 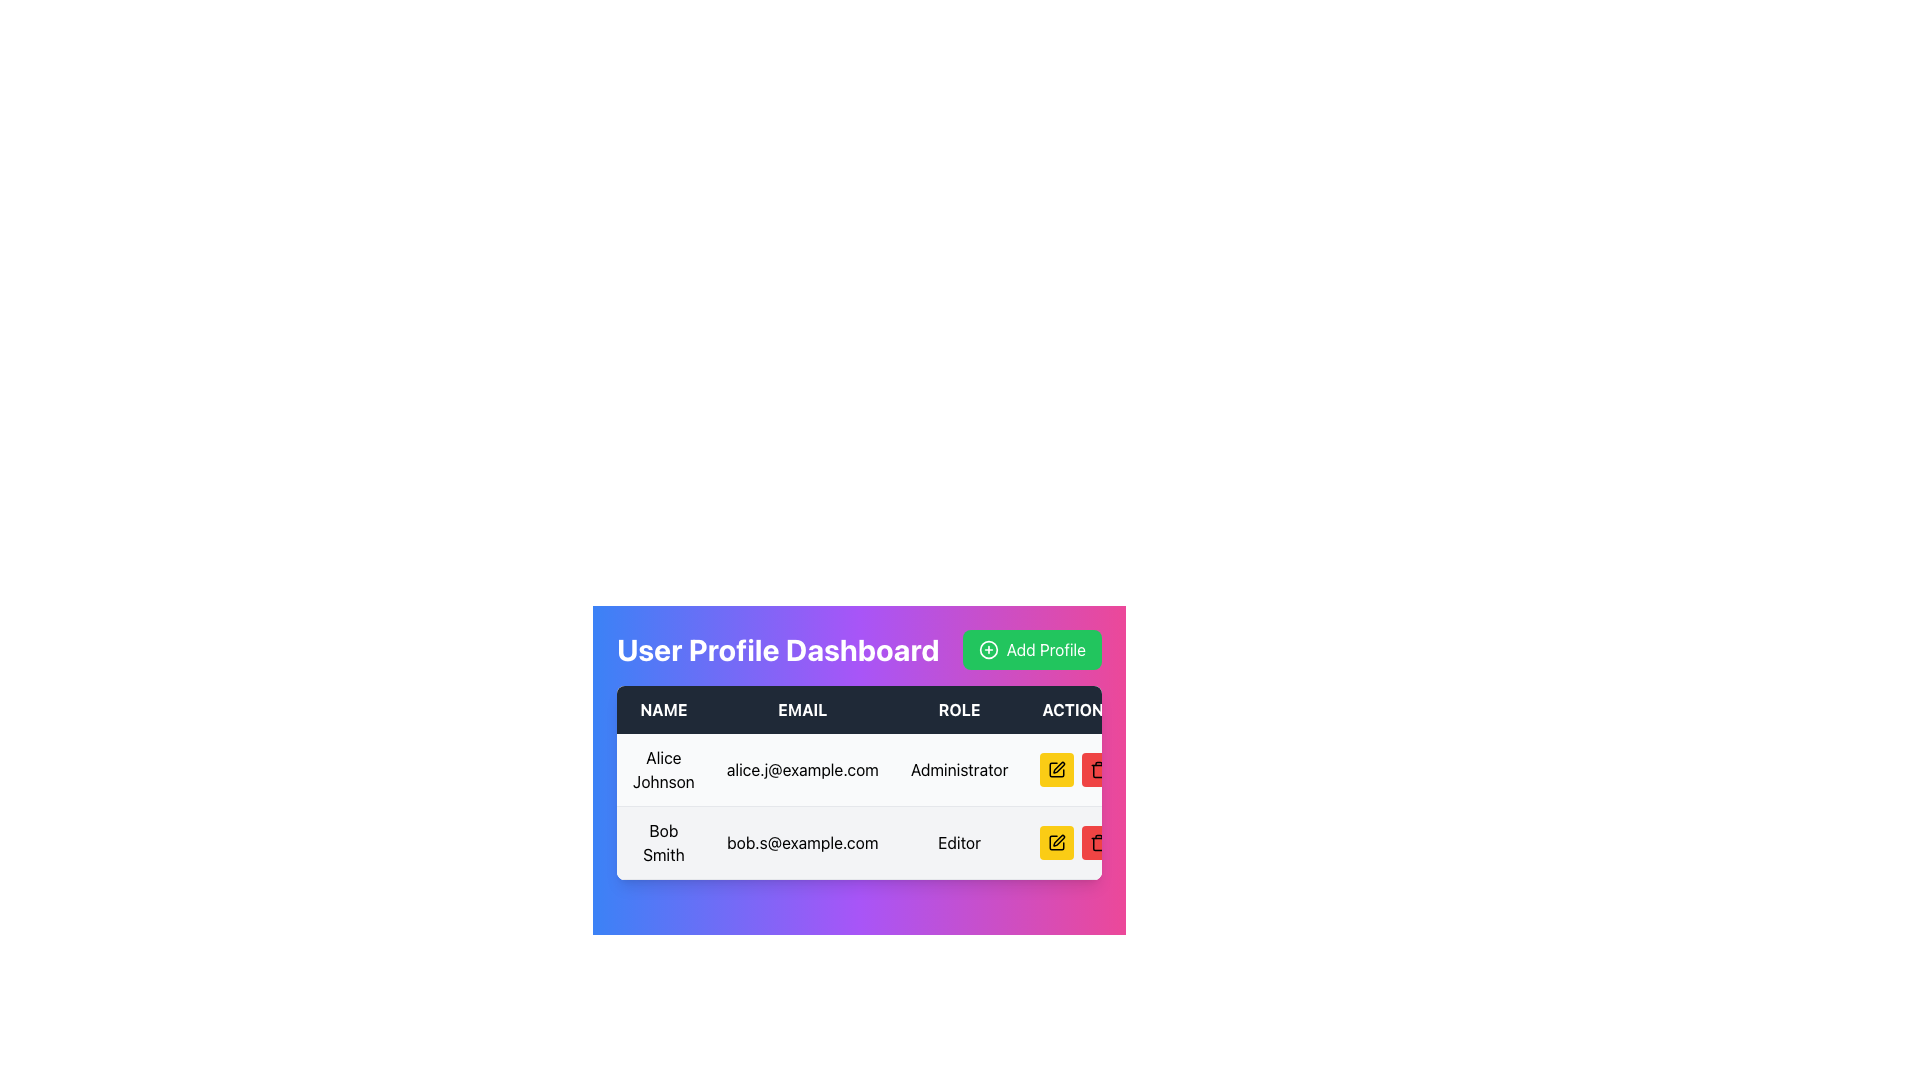 I want to click on the 'Editor' text label, which is a plain black text displayed against a light gray background, located in the 'ROLE' column for the user 'Bob Smith', so click(x=958, y=843).